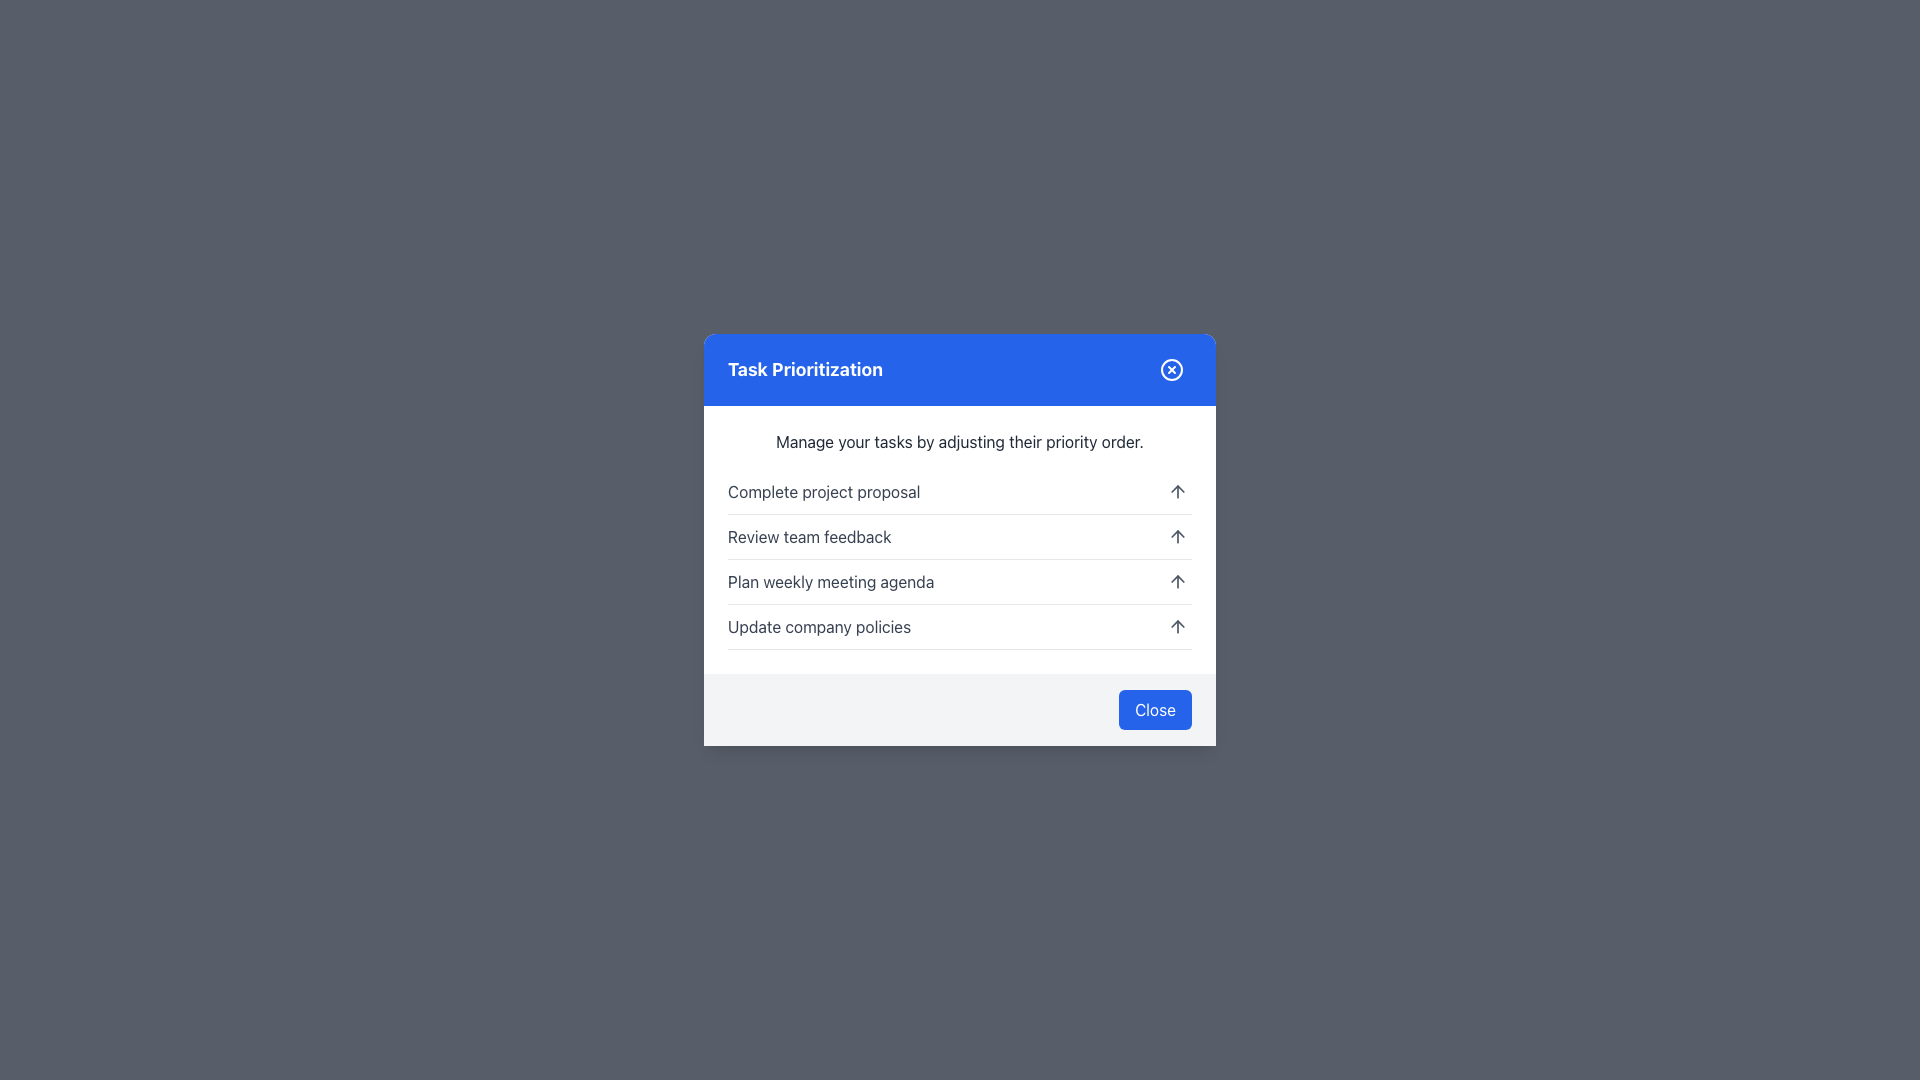 The height and width of the screenshot is (1080, 1920). I want to click on the priority adjustment button for the task 'Complete project proposal', so click(1177, 492).